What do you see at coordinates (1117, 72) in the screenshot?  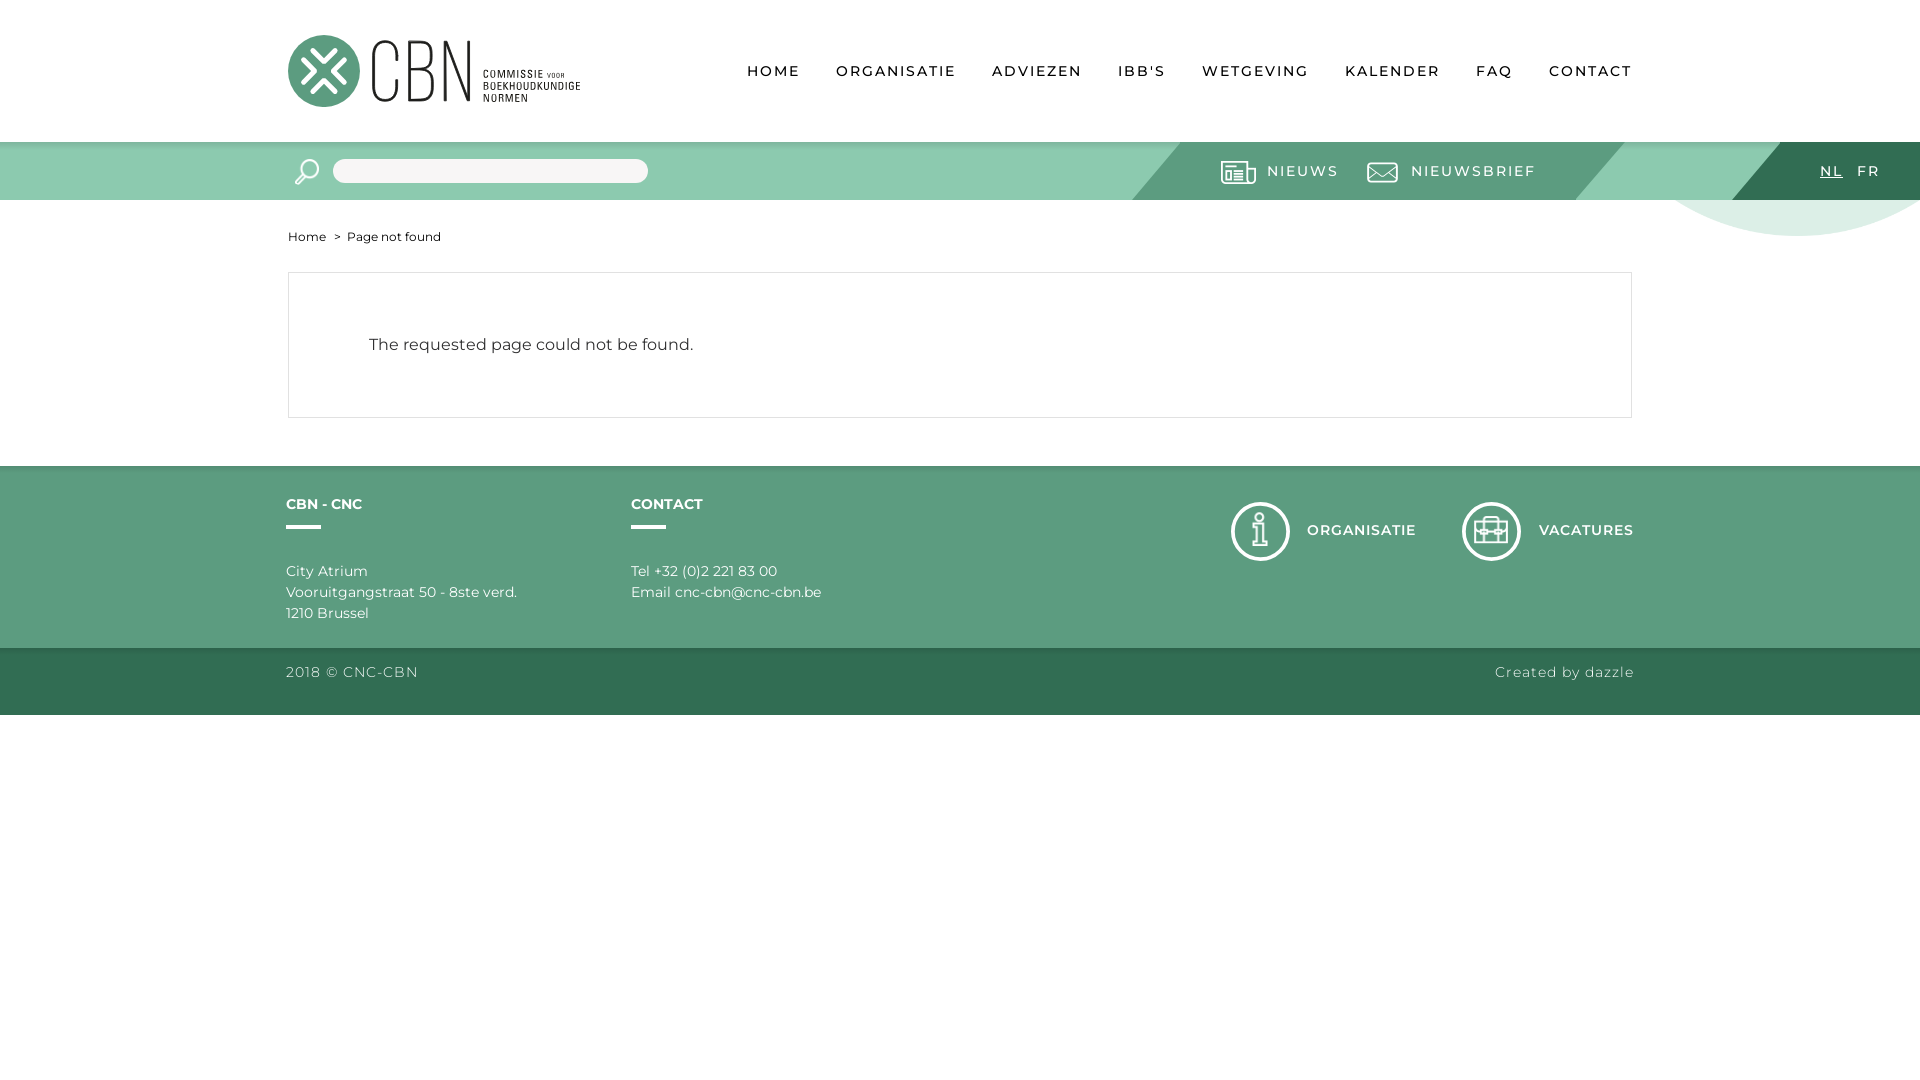 I see `'IBB'S'` at bounding box center [1117, 72].